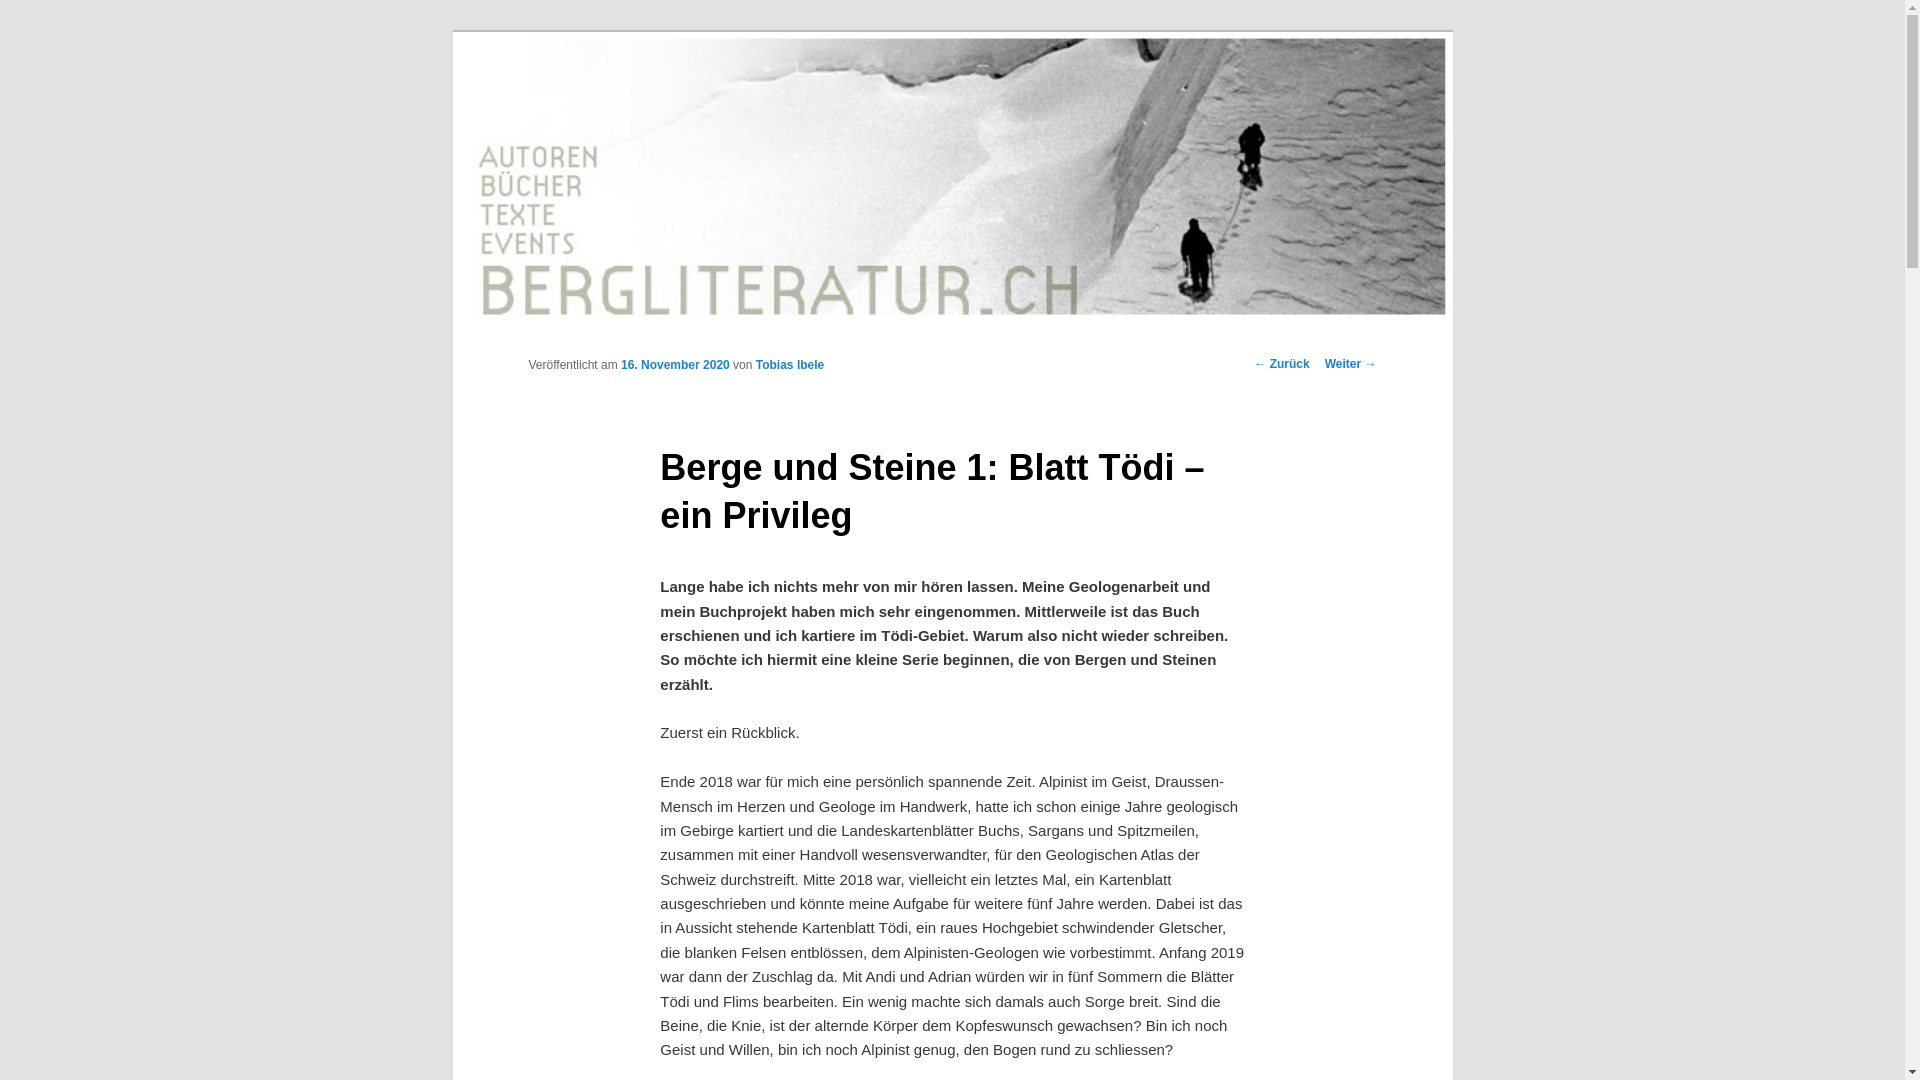  Describe the element at coordinates (754, 365) in the screenshot. I see `'Tobias Ibele'` at that location.